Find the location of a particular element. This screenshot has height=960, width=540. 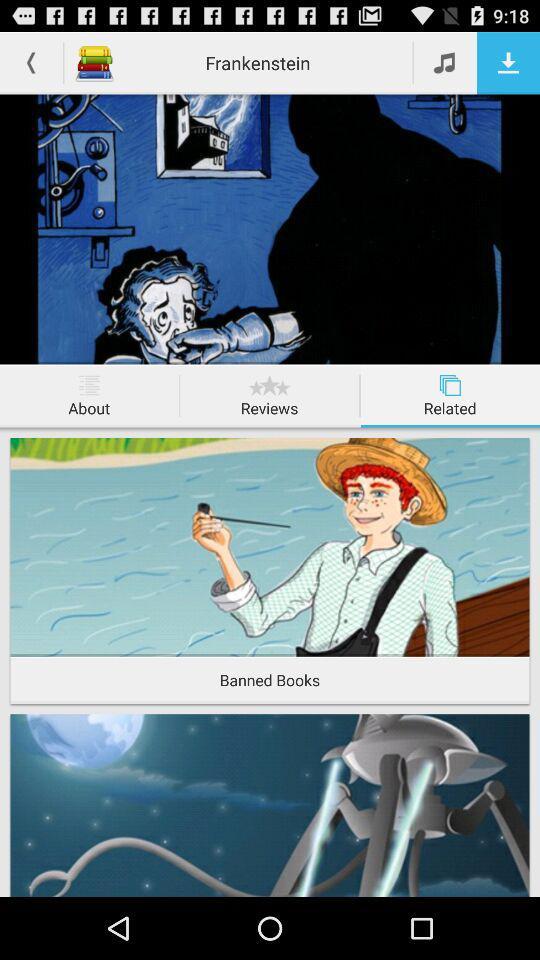

download is located at coordinates (508, 62).